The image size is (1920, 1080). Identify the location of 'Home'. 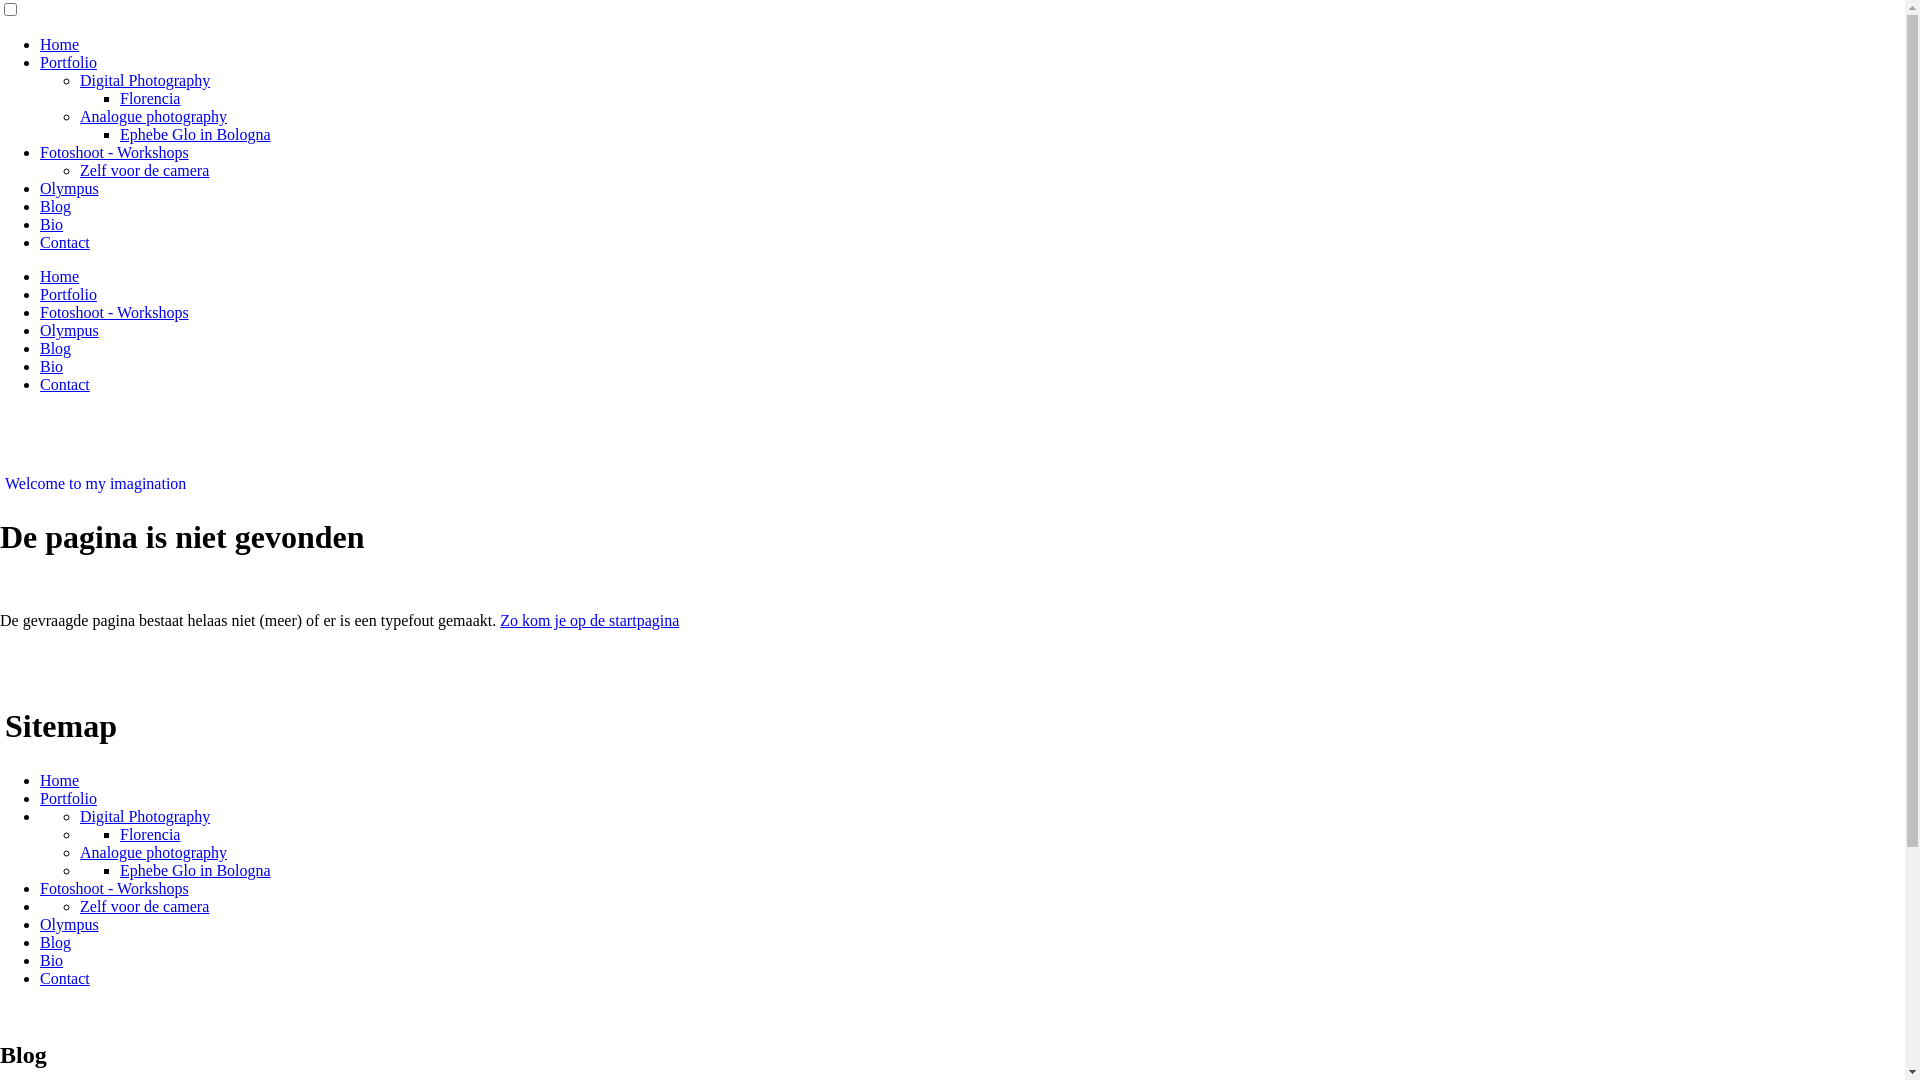
(59, 44).